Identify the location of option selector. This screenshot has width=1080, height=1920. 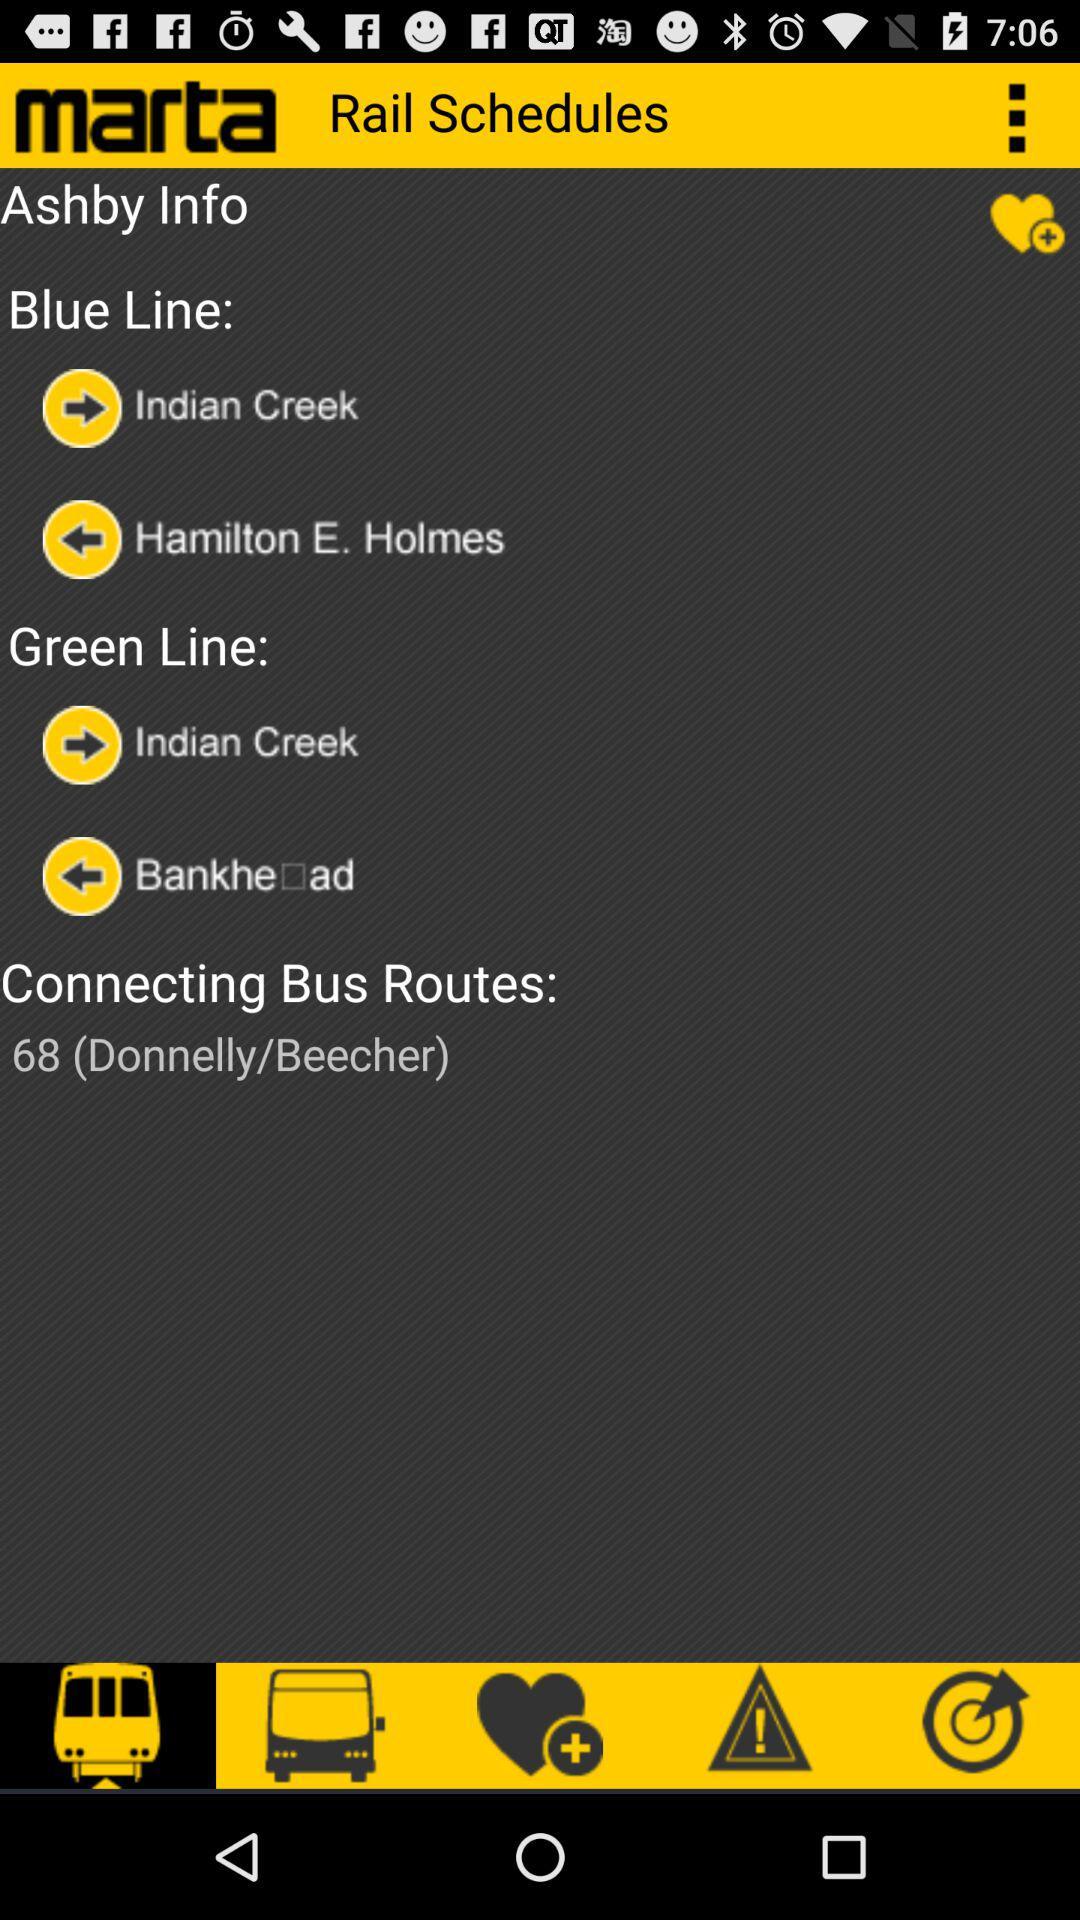
(207, 407).